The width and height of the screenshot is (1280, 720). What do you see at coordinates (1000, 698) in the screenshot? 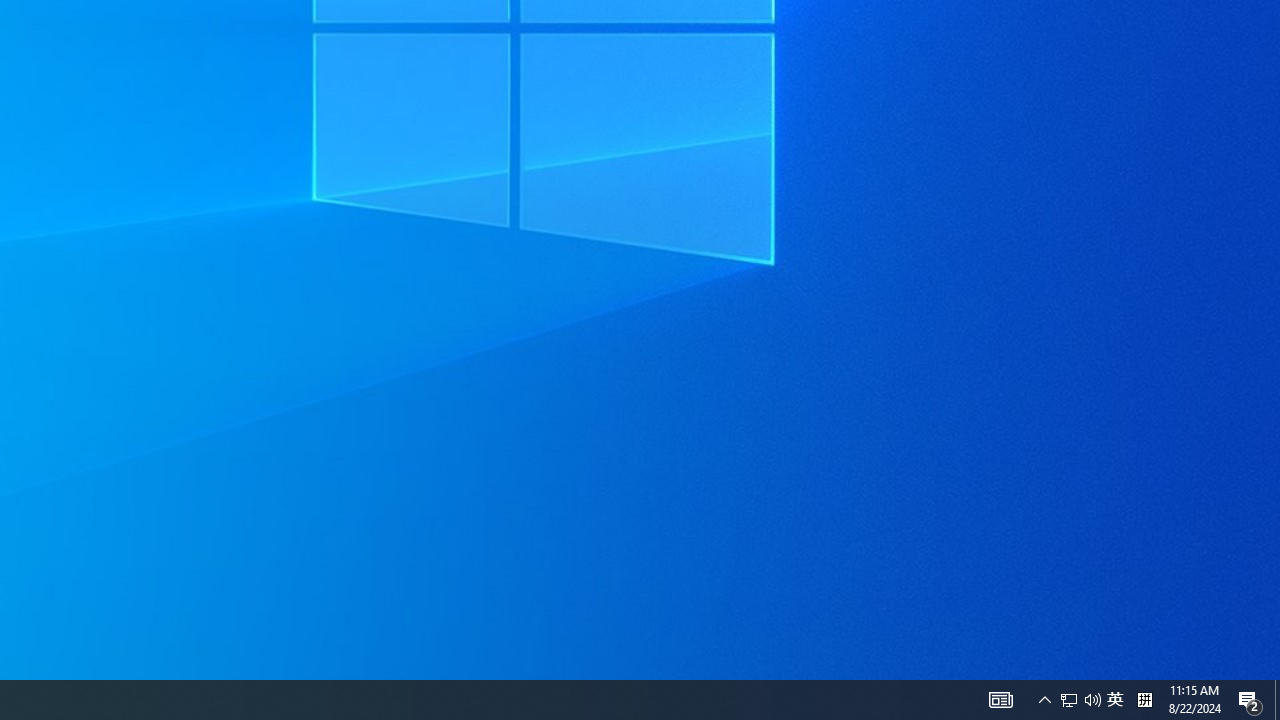
I see `'AutomationID: 4105'` at bounding box center [1000, 698].